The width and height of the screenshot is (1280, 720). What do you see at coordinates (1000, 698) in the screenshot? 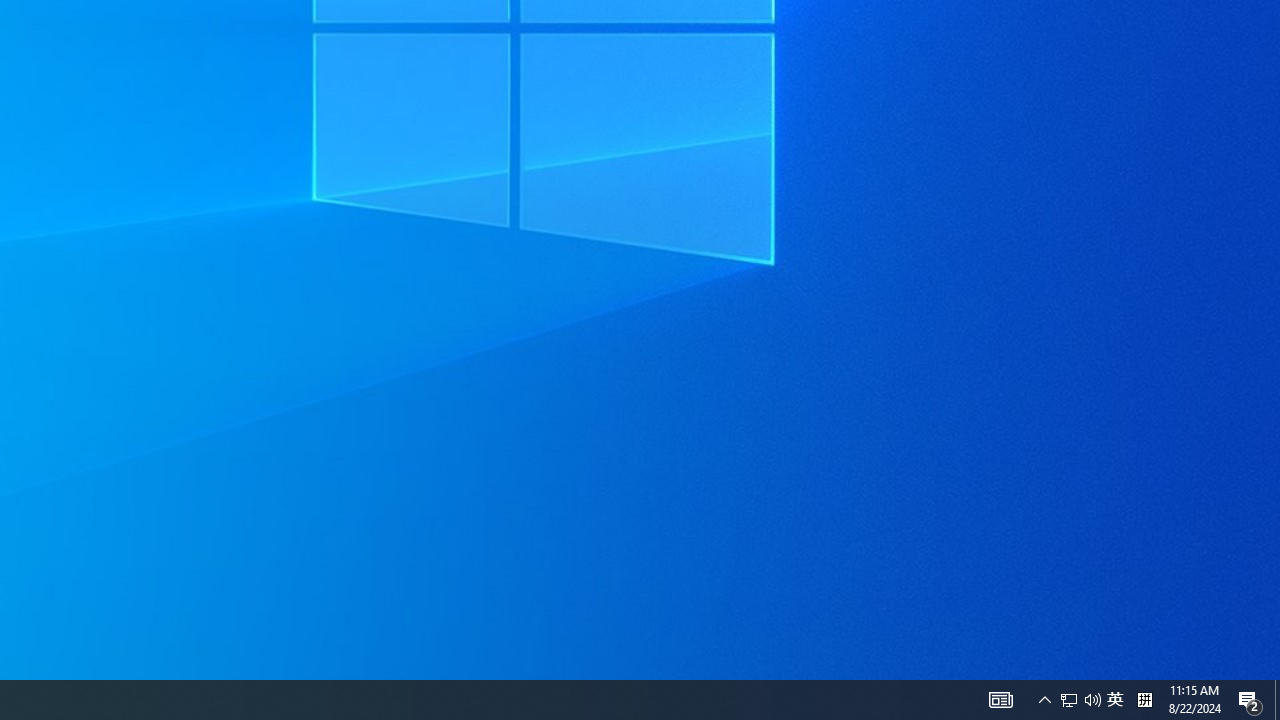
I see `'AutomationID: 4105'` at bounding box center [1000, 698].